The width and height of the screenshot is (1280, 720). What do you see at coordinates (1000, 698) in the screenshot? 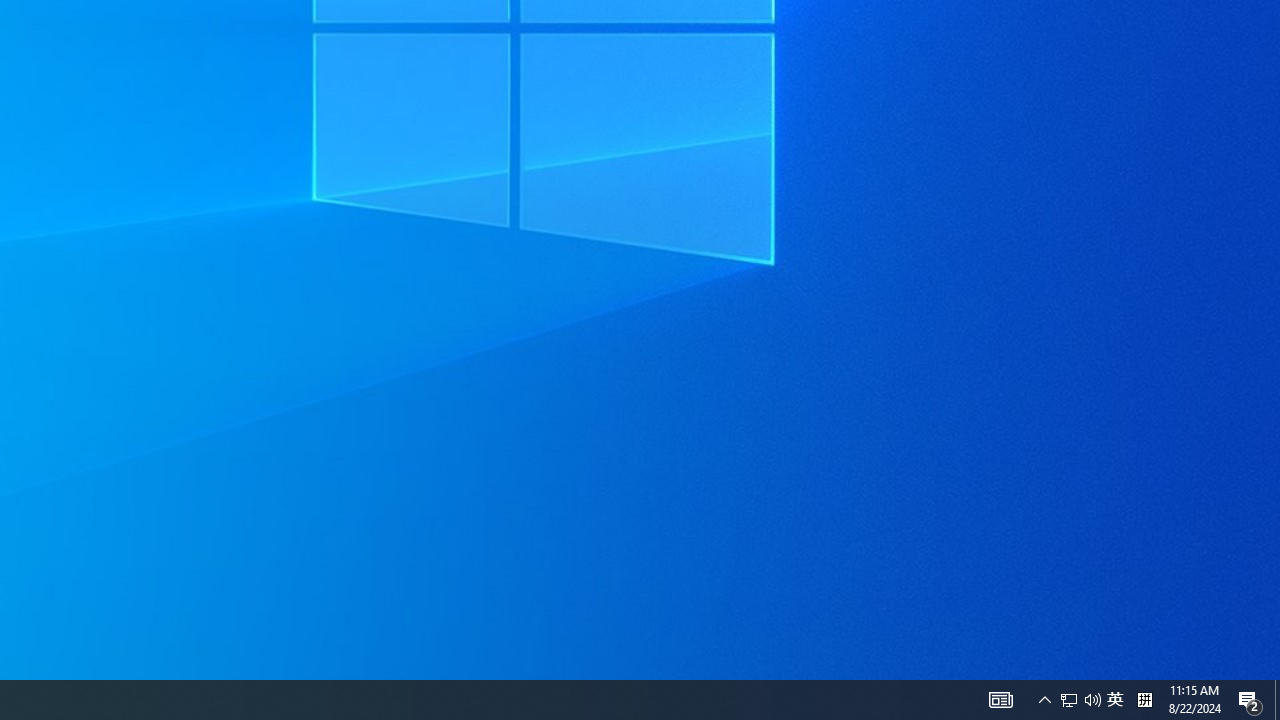
I see `'AutomationID: 4105'` at bounding box center [1000, 698].